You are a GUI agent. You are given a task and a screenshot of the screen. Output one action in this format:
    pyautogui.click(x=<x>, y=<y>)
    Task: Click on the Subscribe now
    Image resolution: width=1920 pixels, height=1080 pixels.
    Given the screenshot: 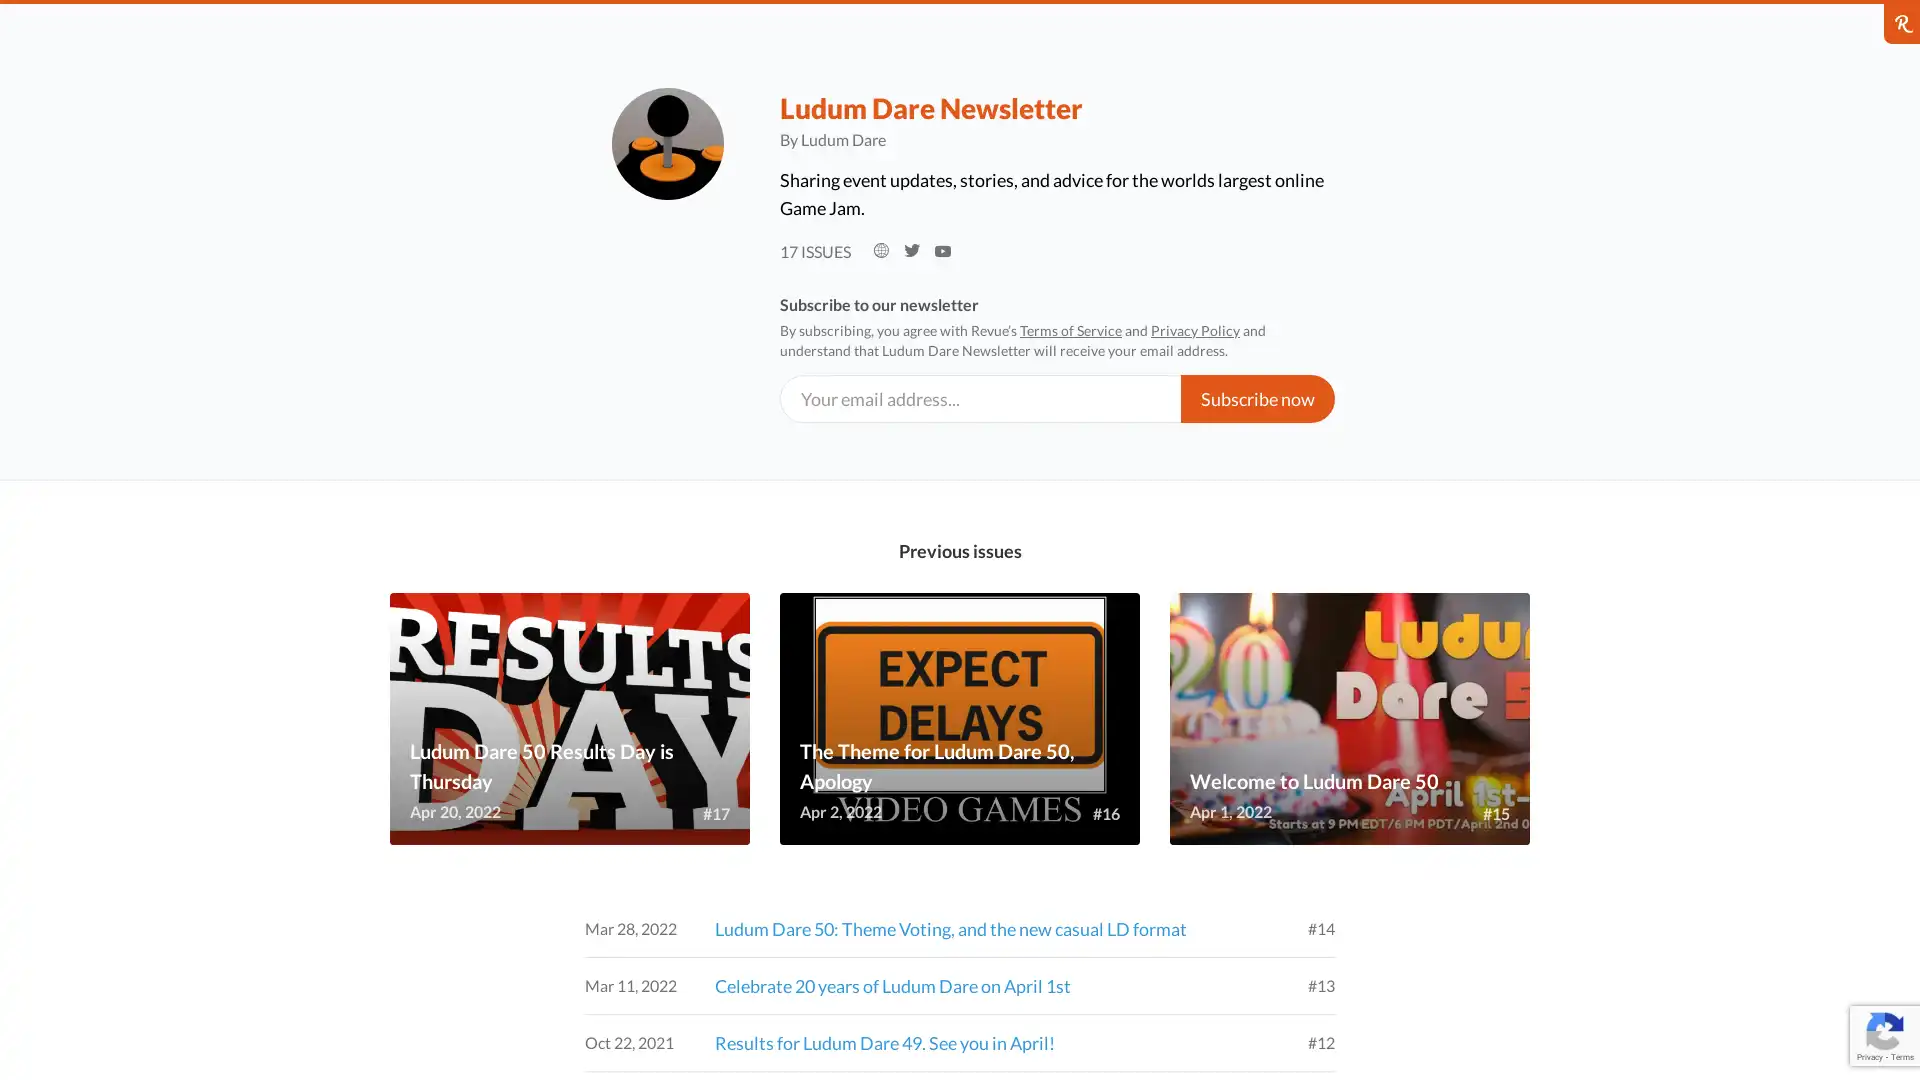 What is the action you would take?
    pyautogui.click(x=1256, y=398)
    